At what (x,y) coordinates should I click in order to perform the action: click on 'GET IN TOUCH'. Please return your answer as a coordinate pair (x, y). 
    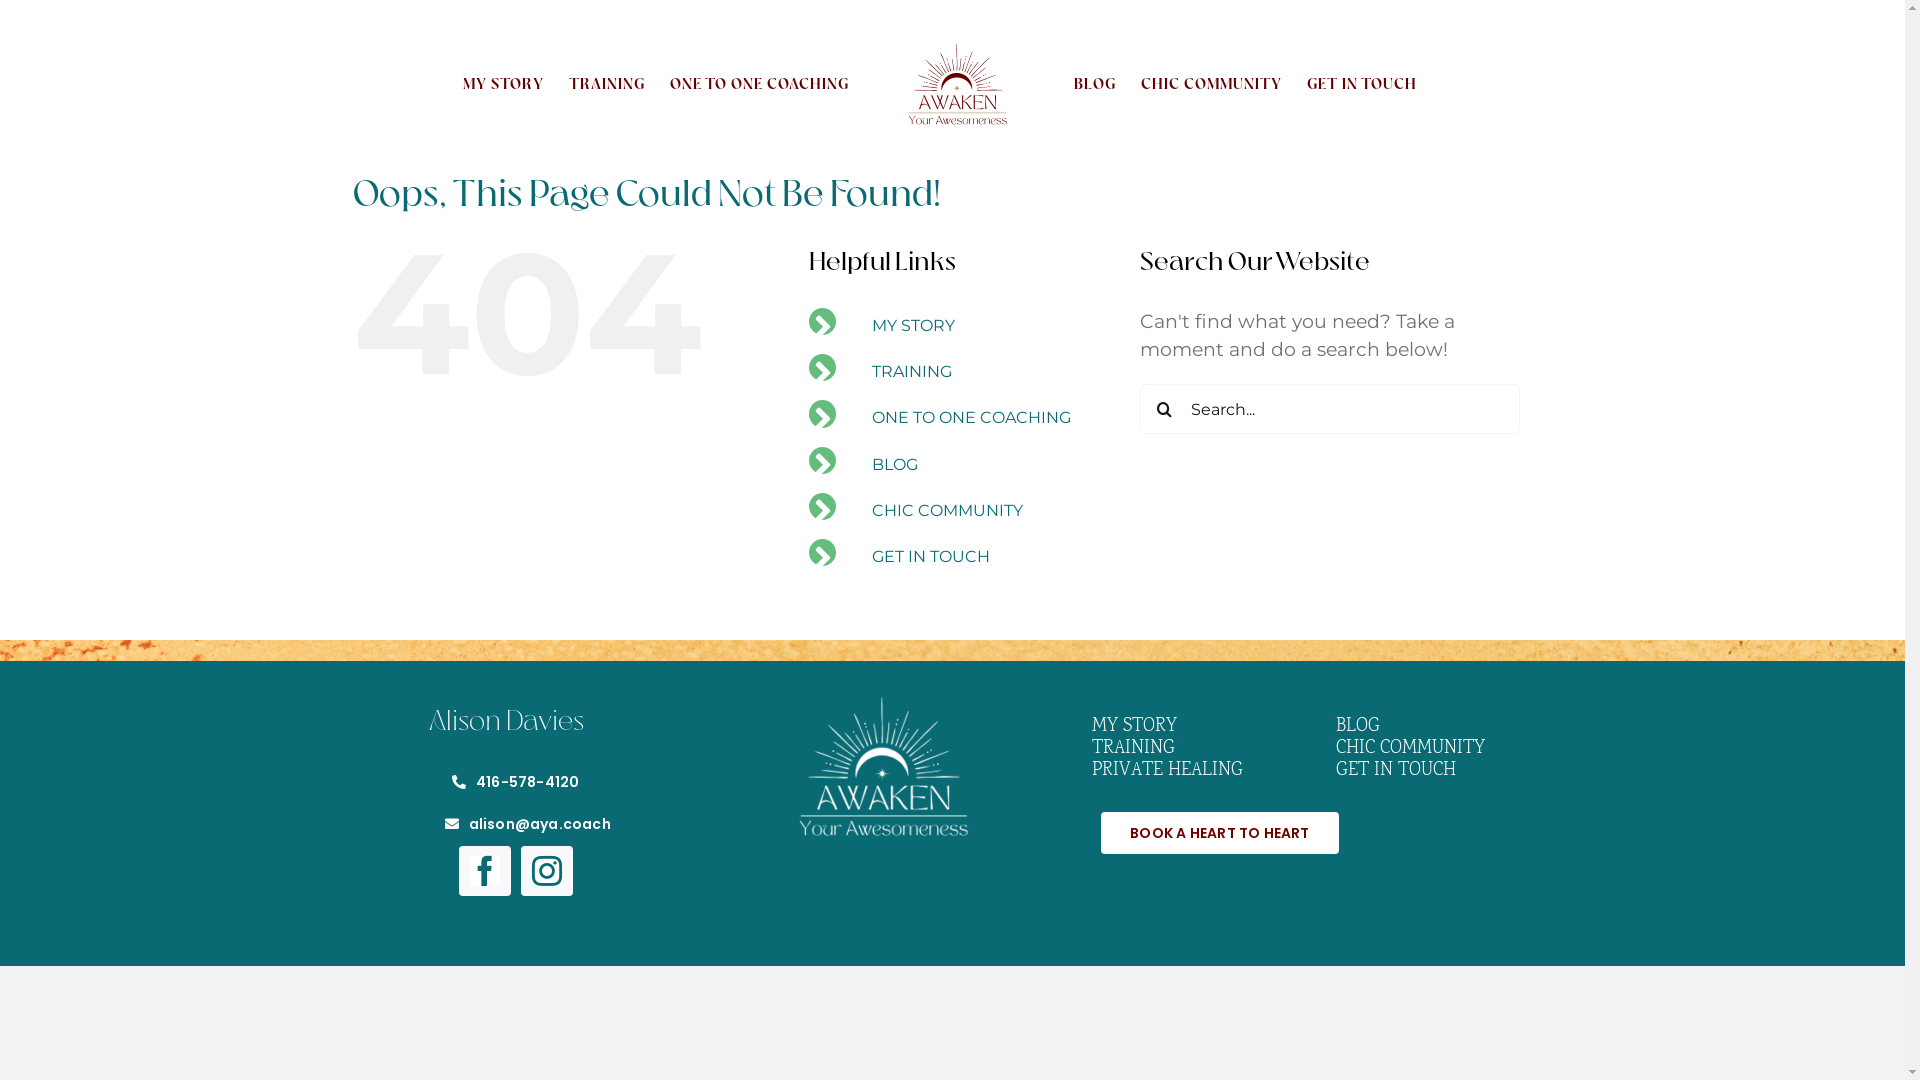
    Looking at the image, I should click on (1444, 770).